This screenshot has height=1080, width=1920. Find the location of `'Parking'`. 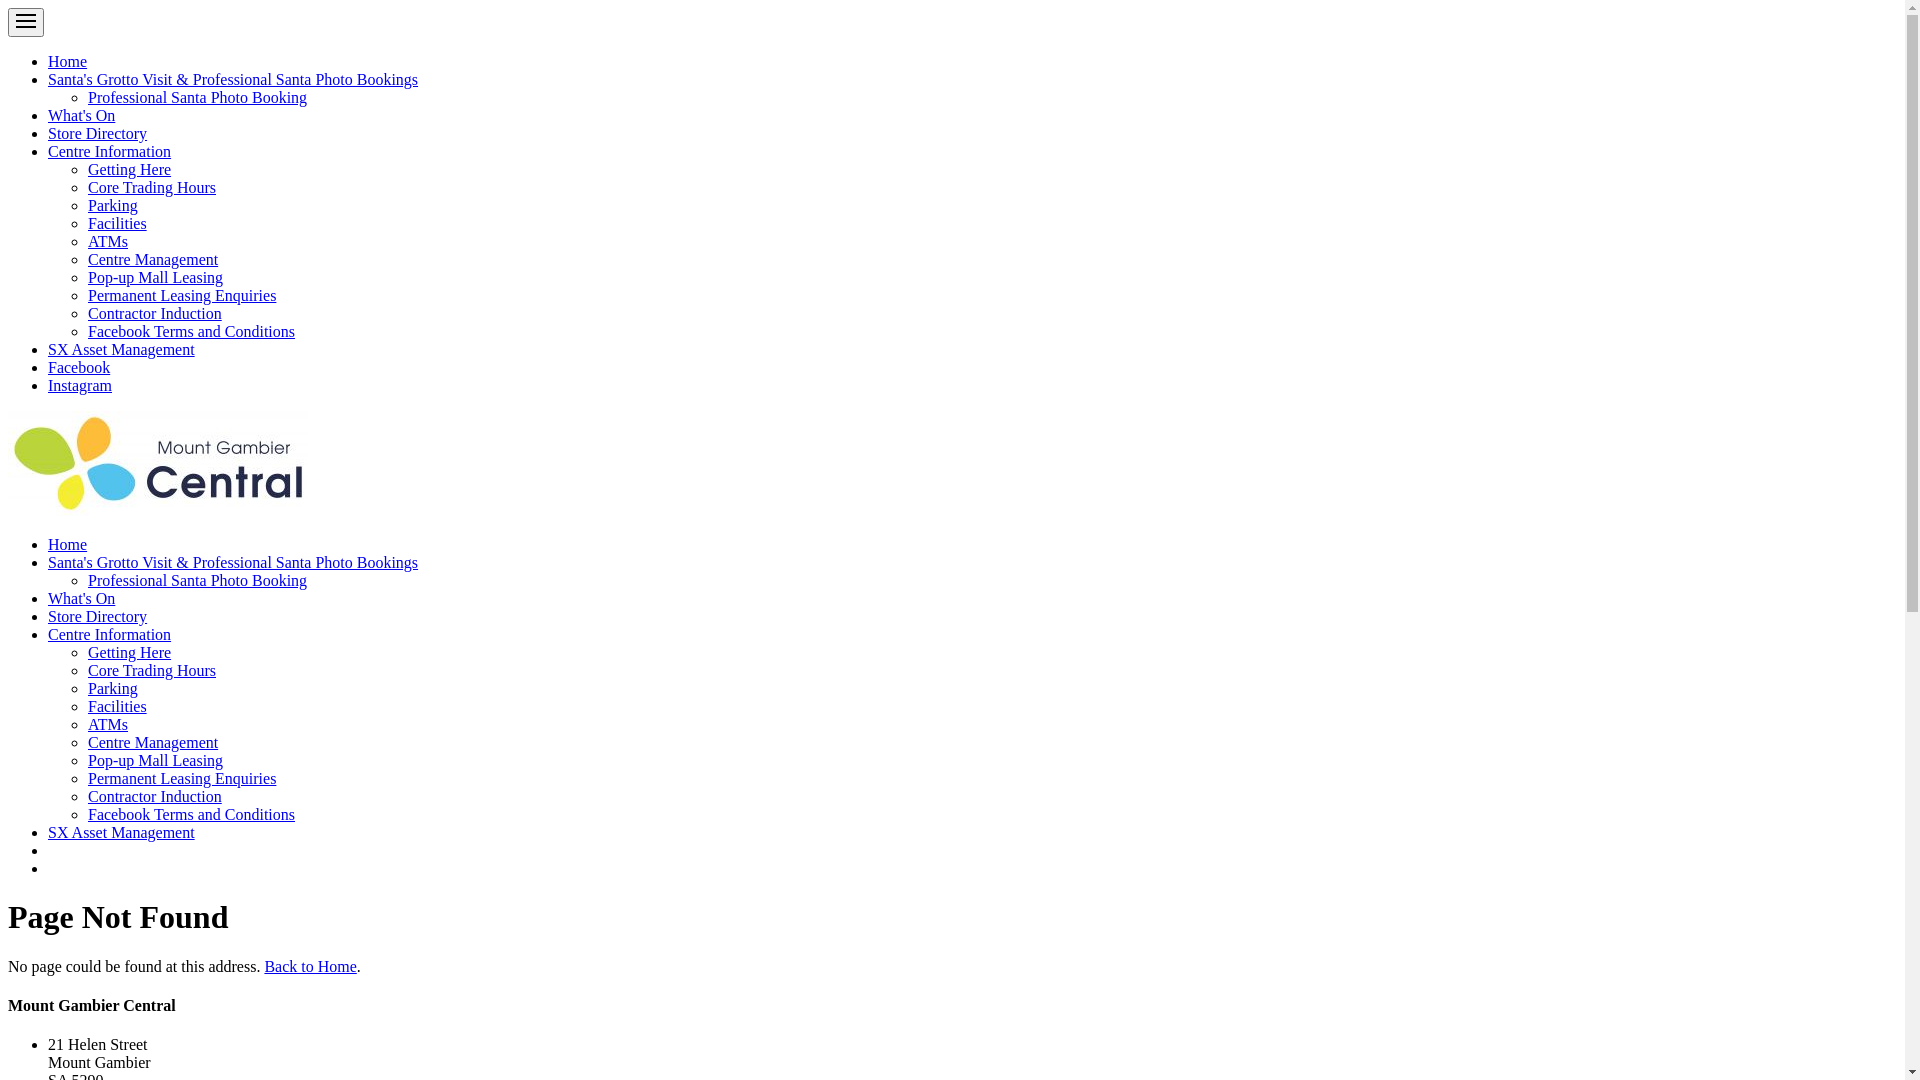

'Parking' is located at coordinates (112, 687).